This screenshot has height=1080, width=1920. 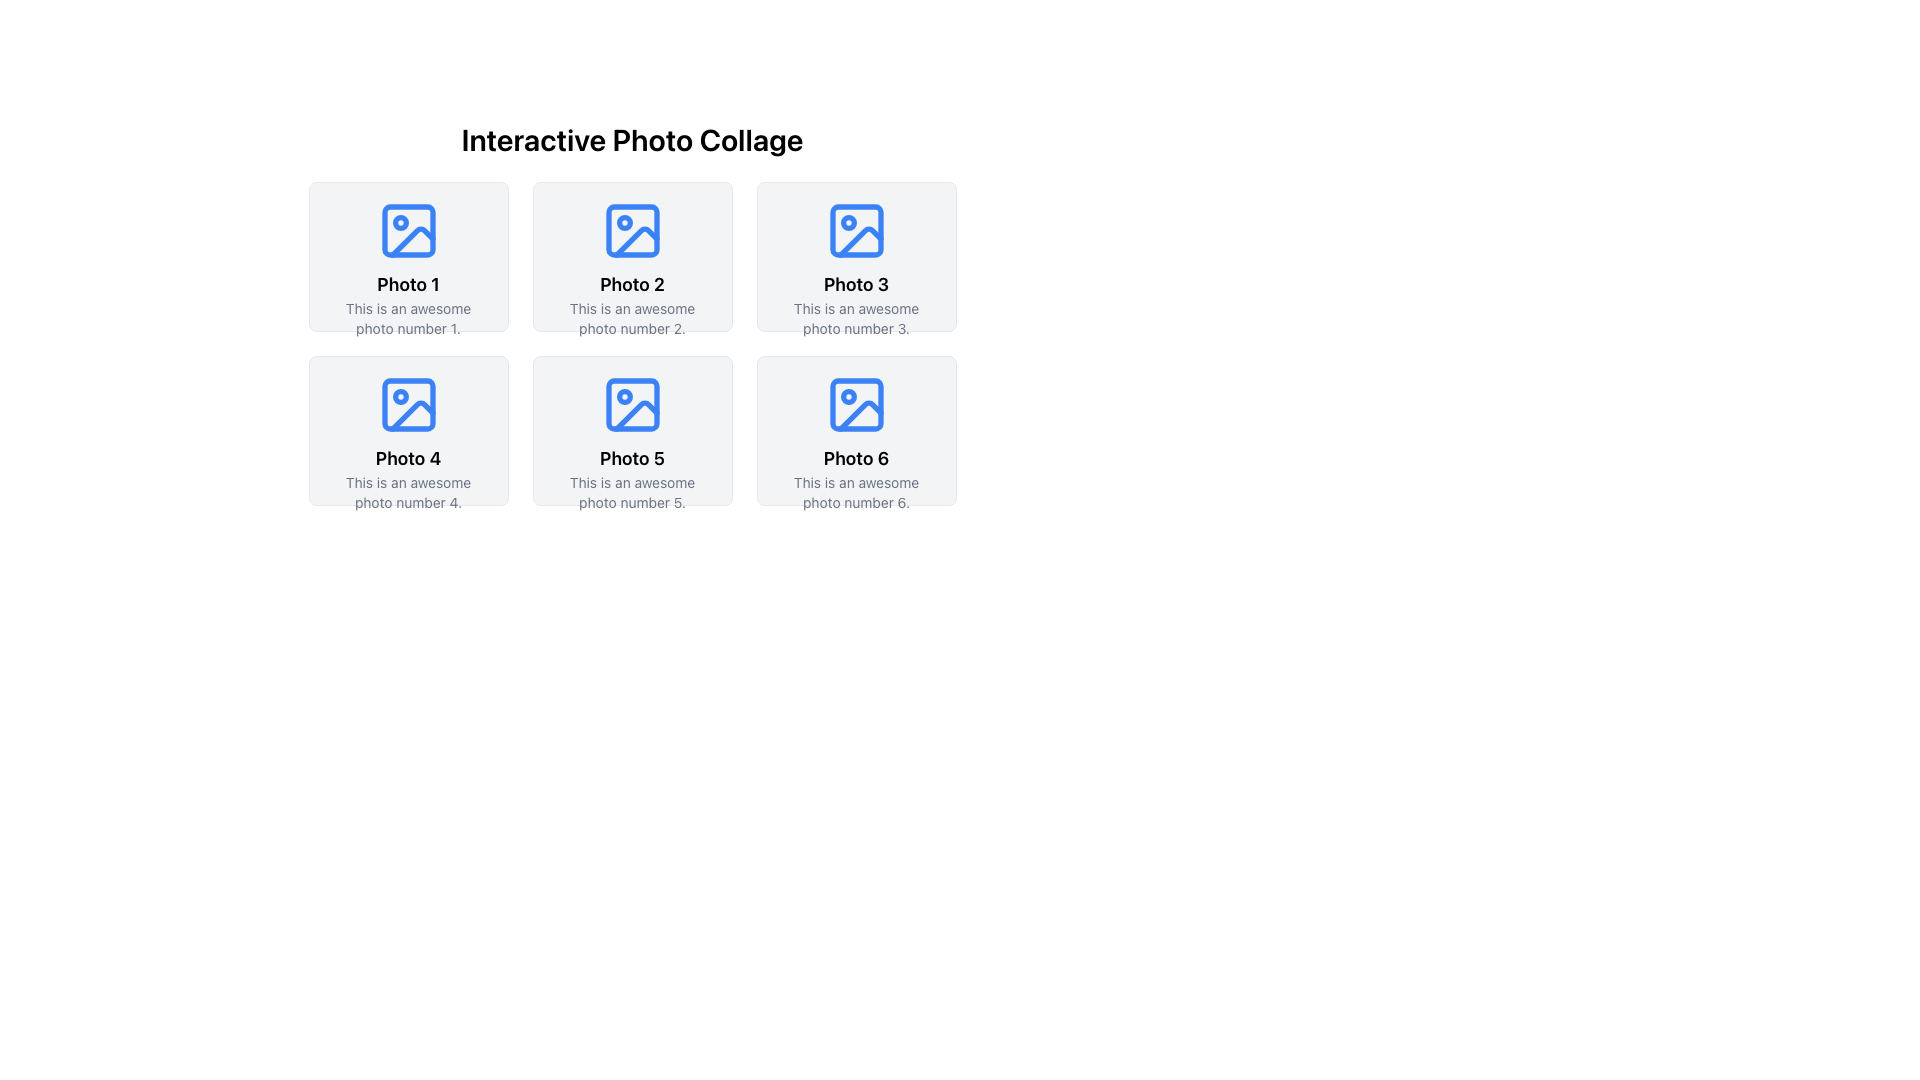 What do you see at coordinates (631, 256) in the screenshot?
I see `the second card in the first row of the gallery interface that displays a photo's title and description to interact or expand` at bounding box center [631, 256].